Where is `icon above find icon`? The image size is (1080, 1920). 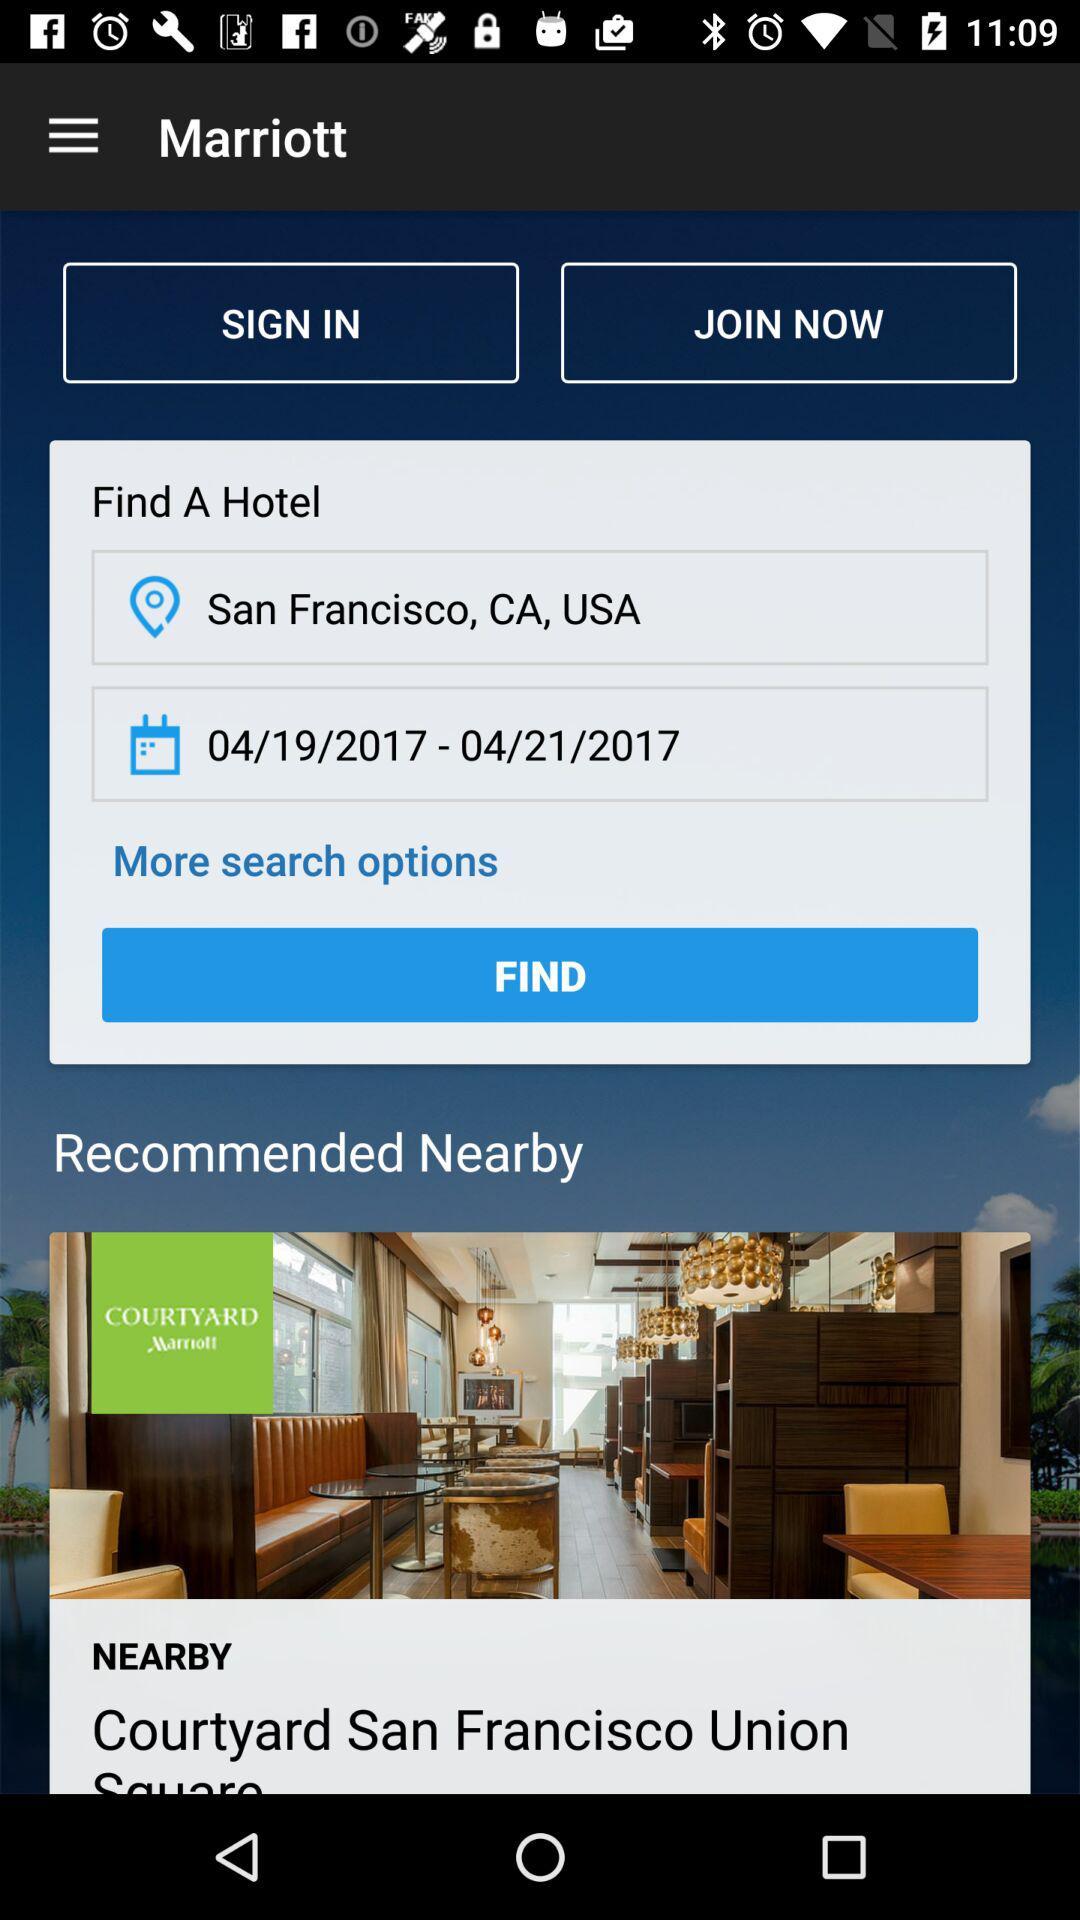
icon above find icon is located at coordinates (305, 859).